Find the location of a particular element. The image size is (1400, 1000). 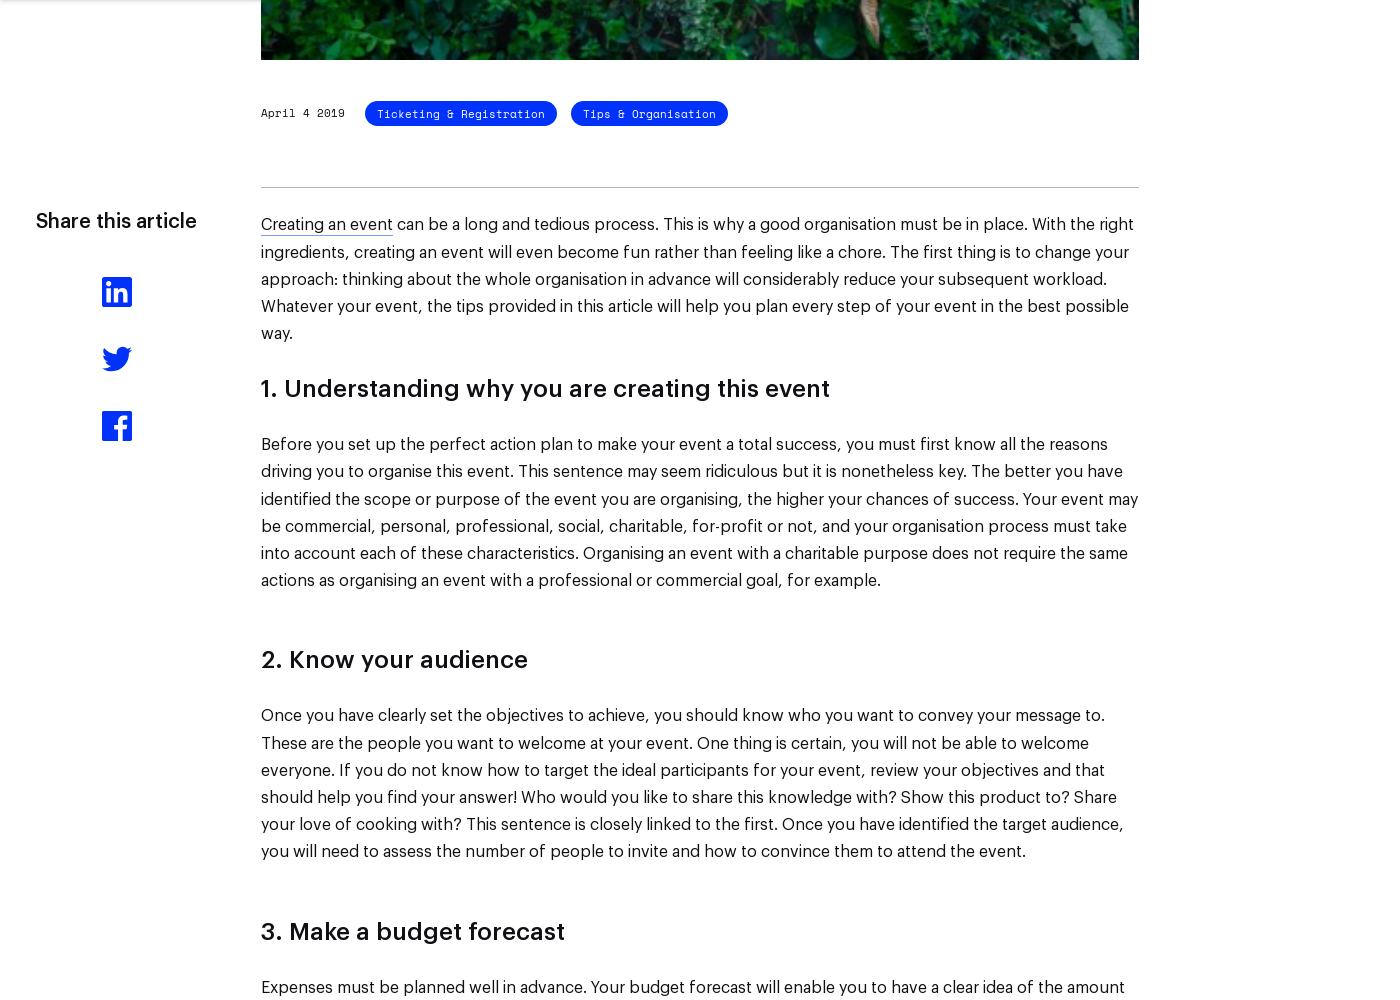

'Tips & Organisation' is located at coordinates (649, 112).